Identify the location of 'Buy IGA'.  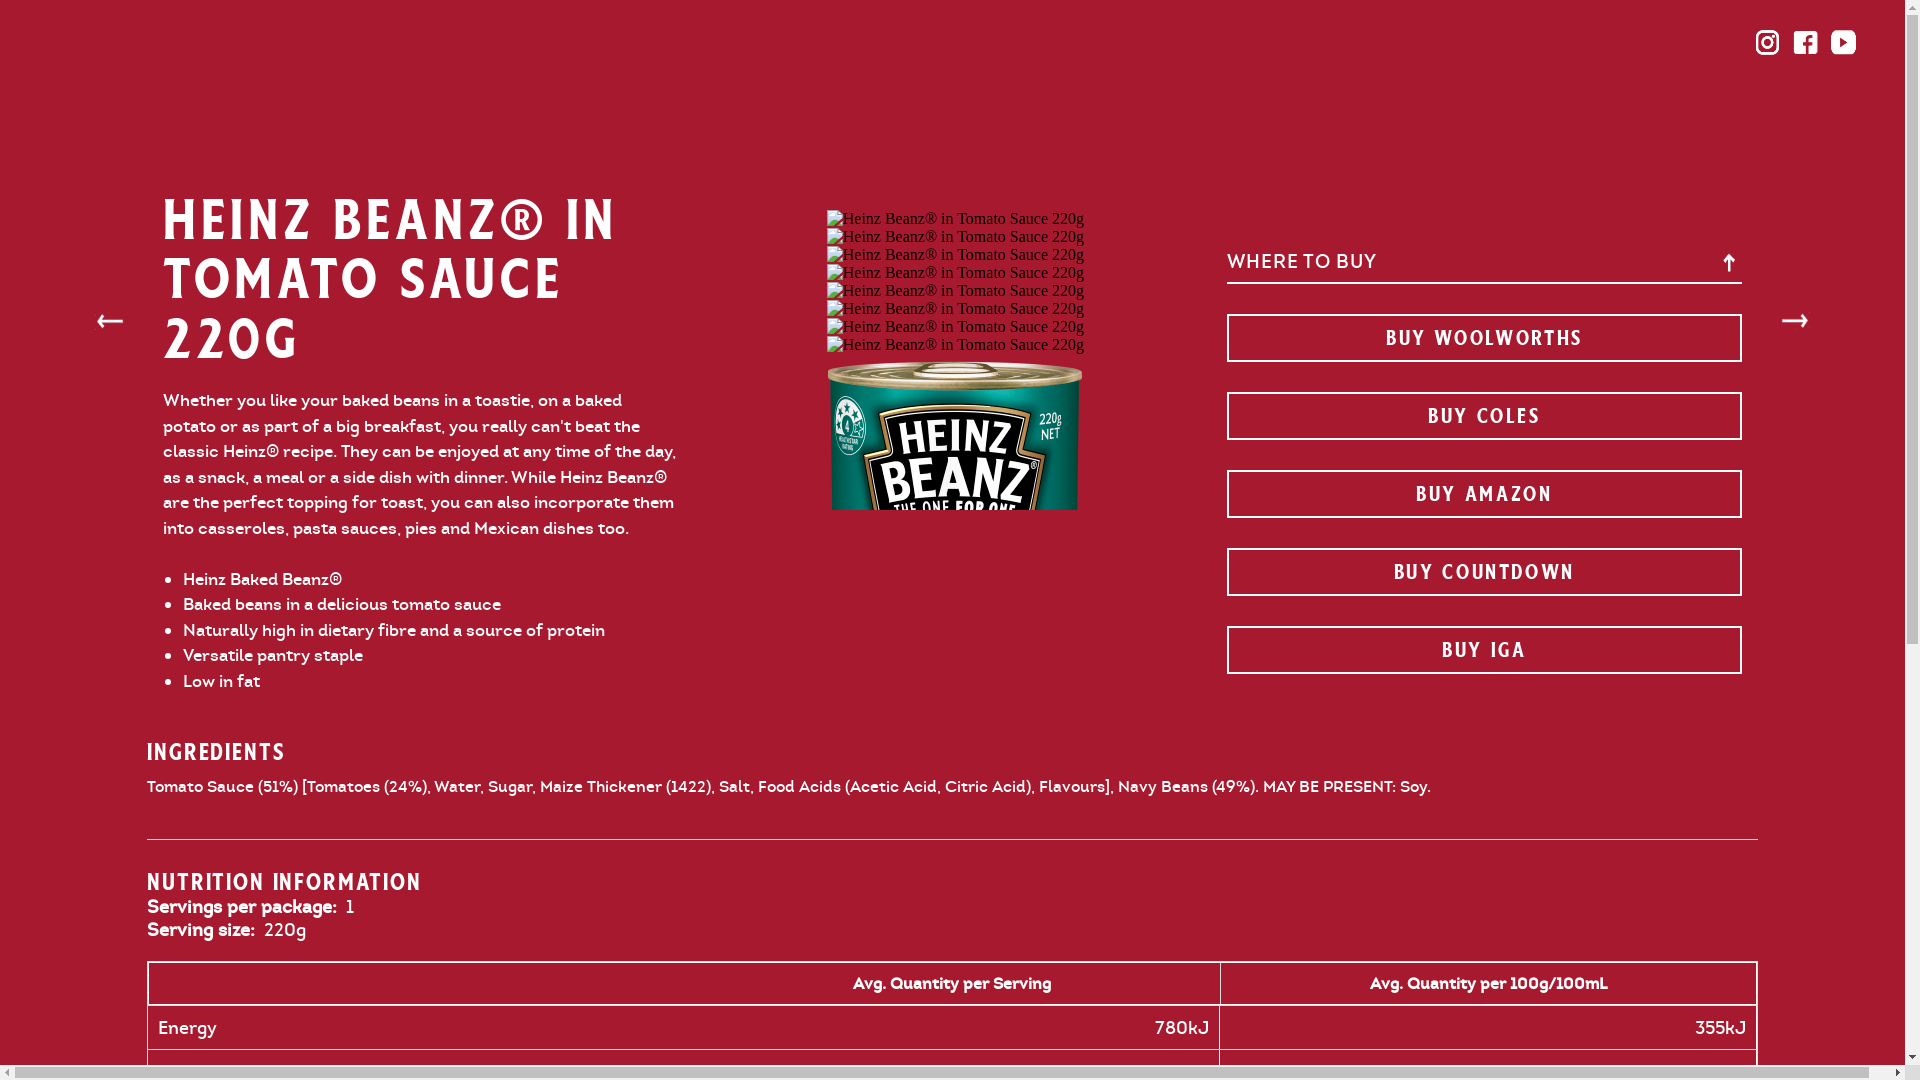
(1224, 650).